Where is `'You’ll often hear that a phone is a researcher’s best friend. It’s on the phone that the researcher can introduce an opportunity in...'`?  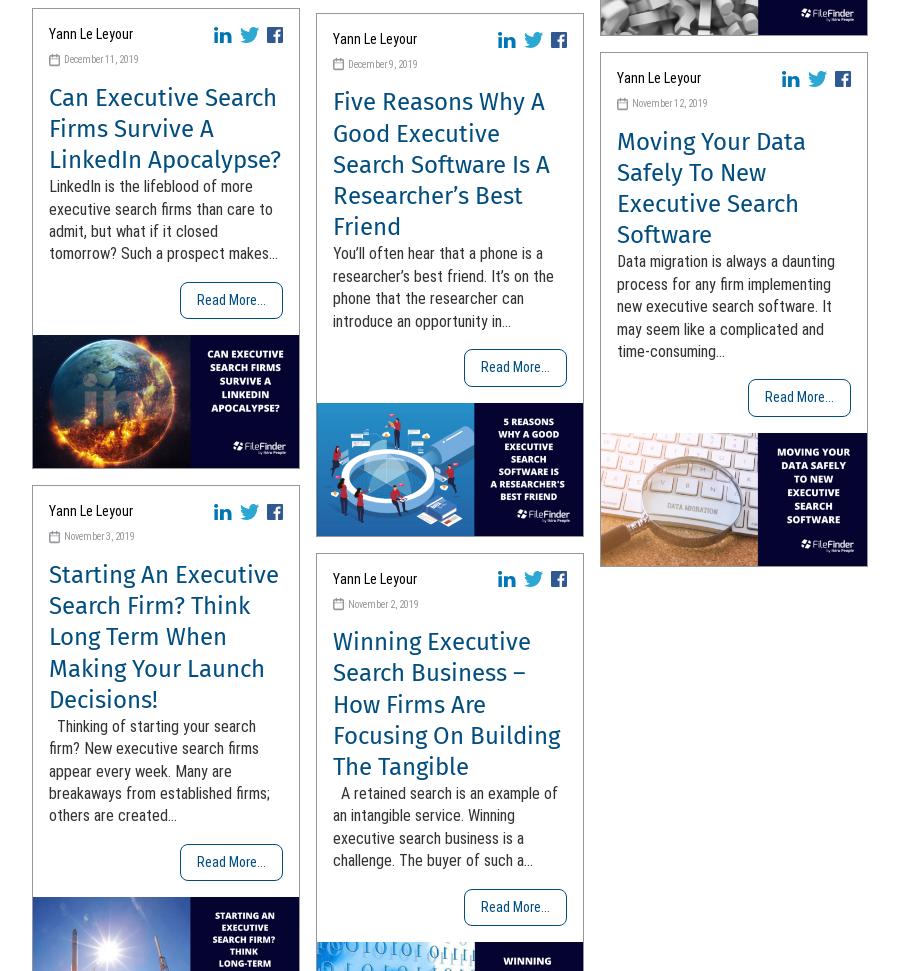
'You’ll often hear that a phone is a researcher’s best friend. It’s on the phone that the researcher can introduce an opportunity in...' is located at coordinates (332, 286).